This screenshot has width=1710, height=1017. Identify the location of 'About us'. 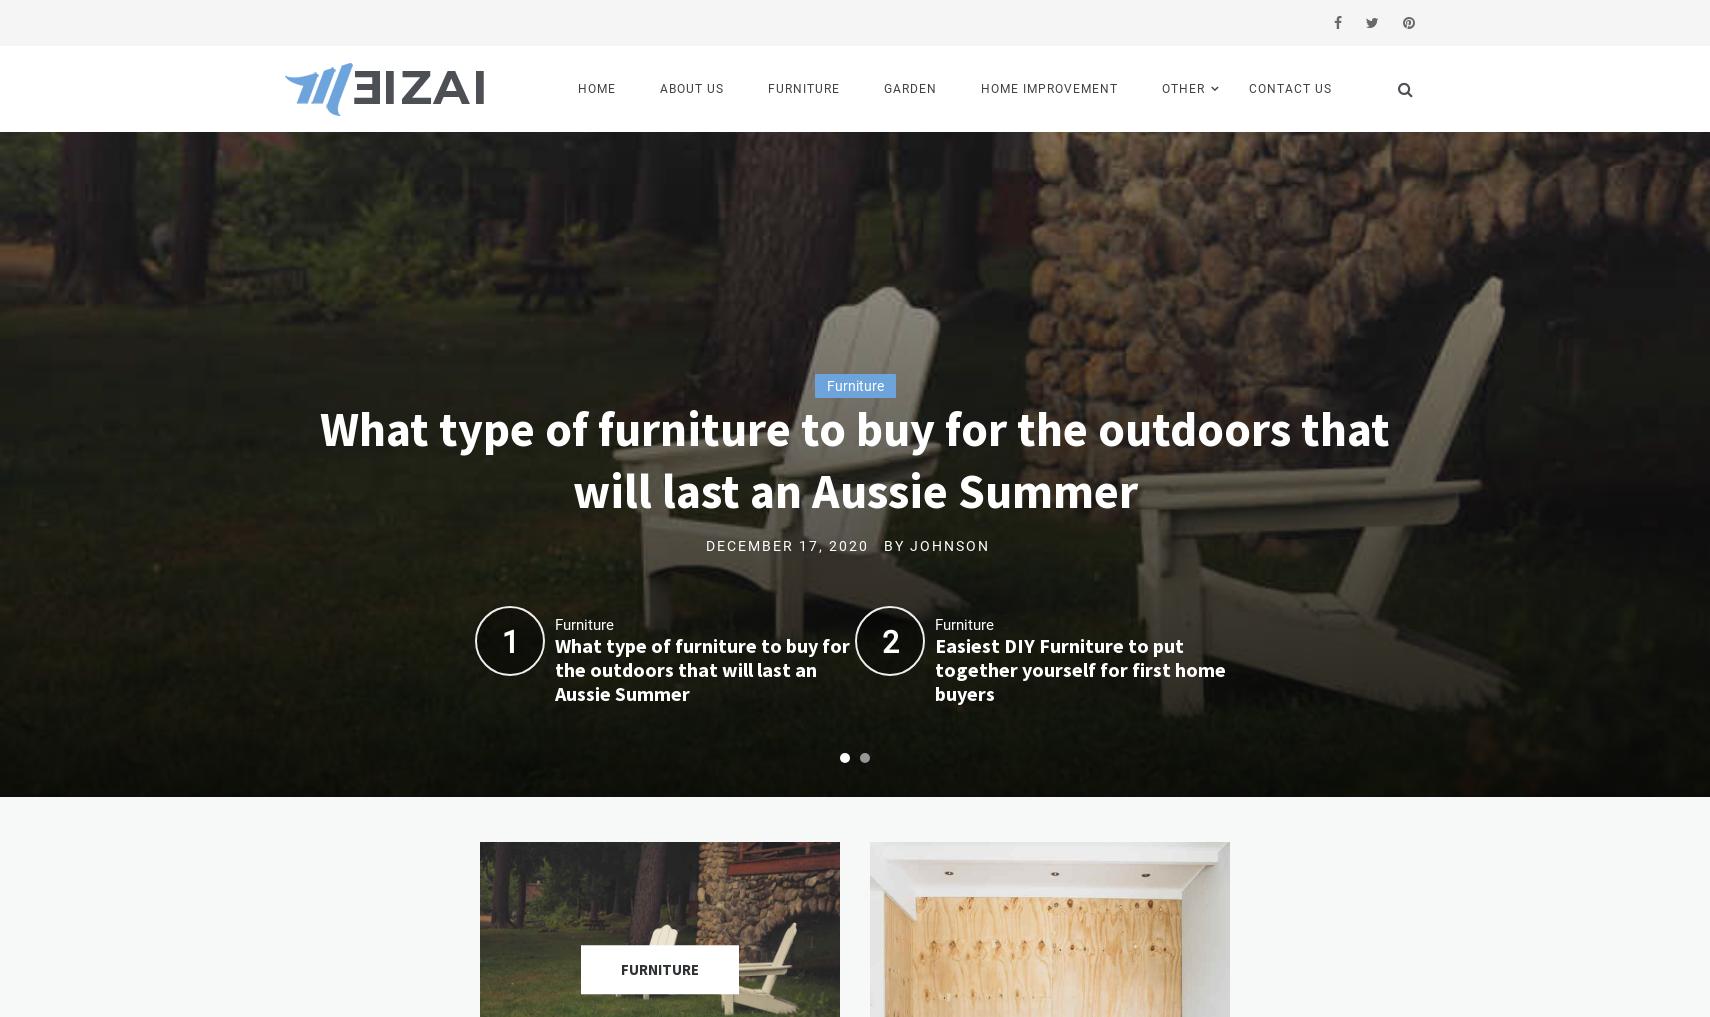
(692, 88).